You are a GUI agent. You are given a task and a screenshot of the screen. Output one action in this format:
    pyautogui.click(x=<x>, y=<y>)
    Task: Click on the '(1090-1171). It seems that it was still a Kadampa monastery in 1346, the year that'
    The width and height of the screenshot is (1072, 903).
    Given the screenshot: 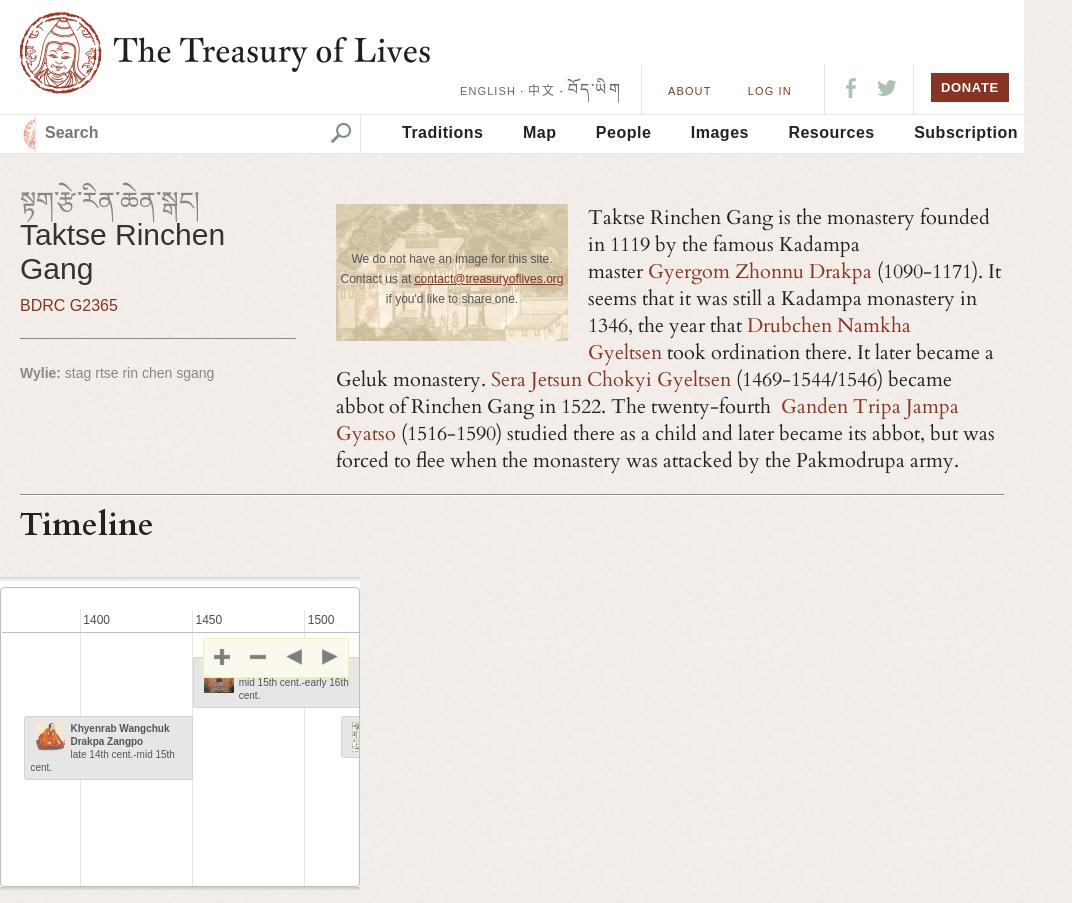 What is the action you would take?
    pyautogui.click(x=586, y=297)
    